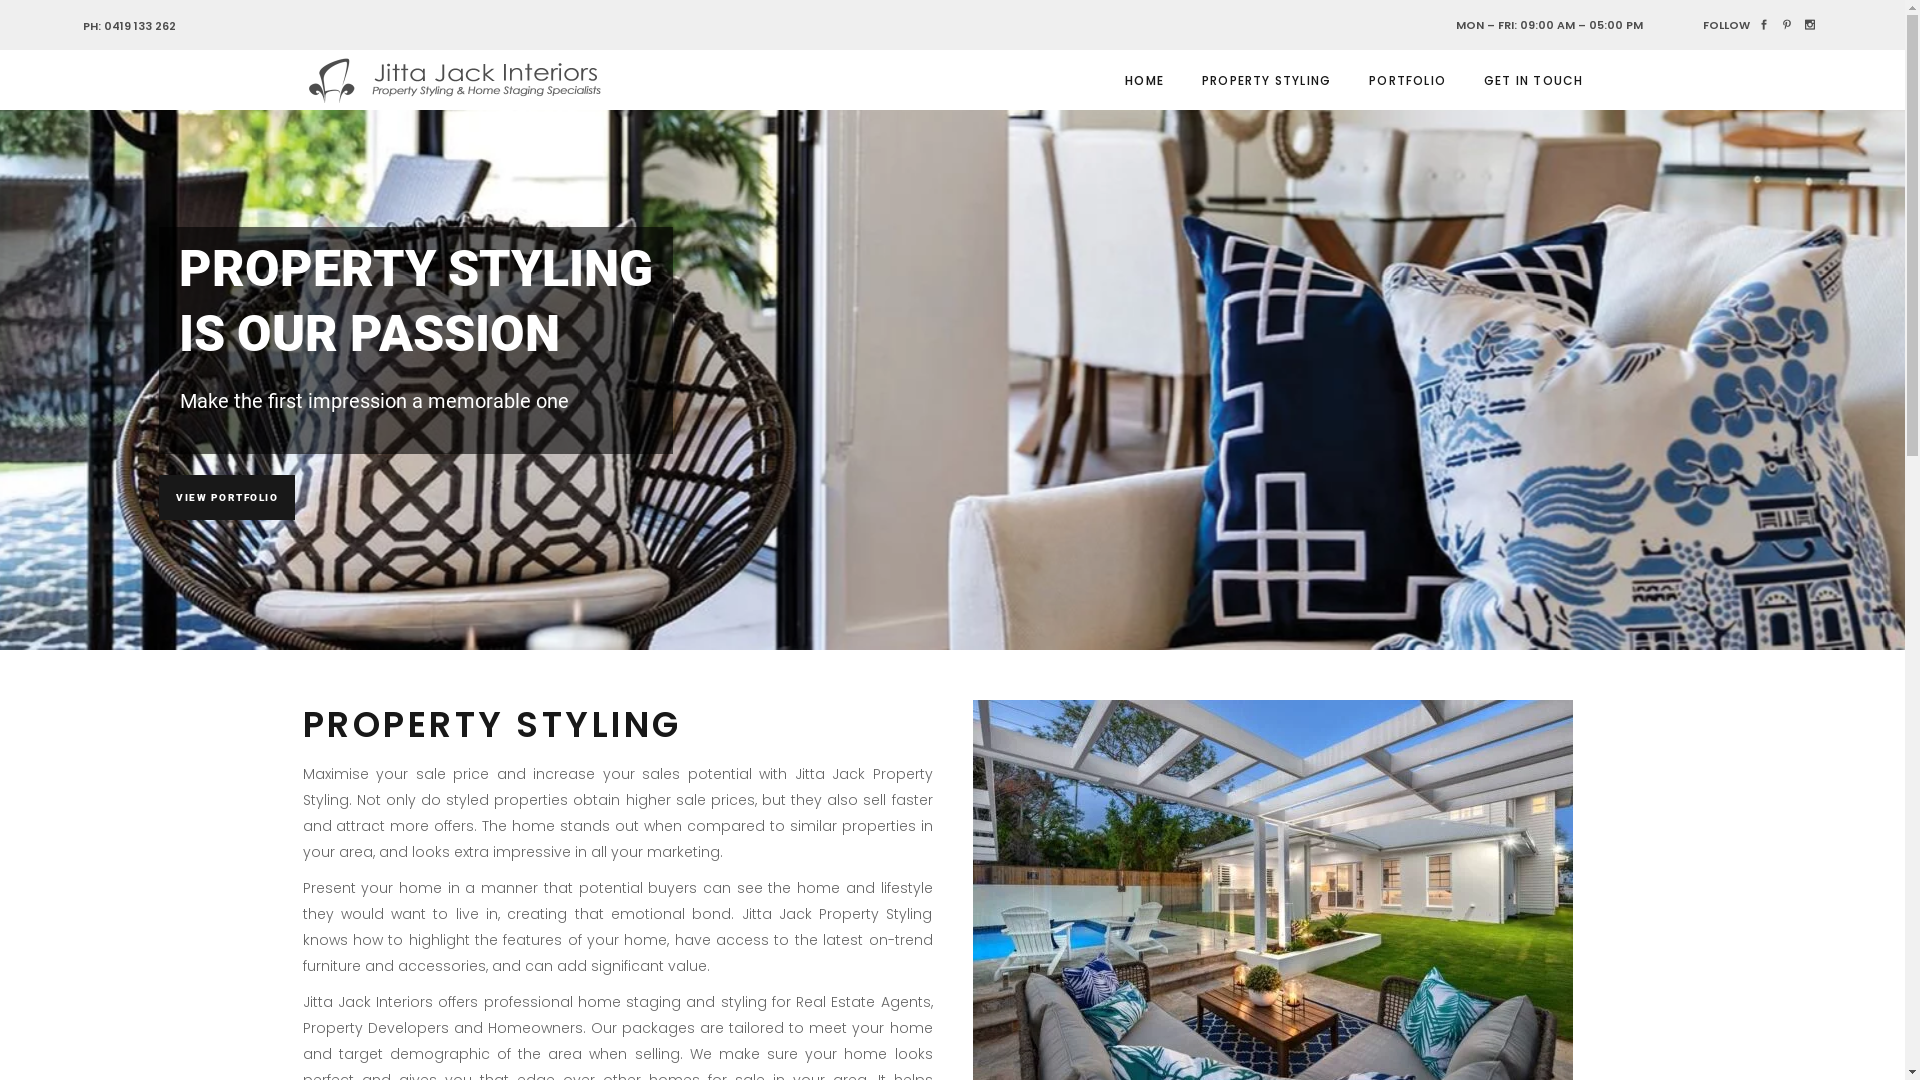 Image resolution: width=1920 pixels, height=1080 pixels. What do you see at coordinates (1144, 79) in the screenshot?
I see `'HOME'` at bounding box center [1144, 79].